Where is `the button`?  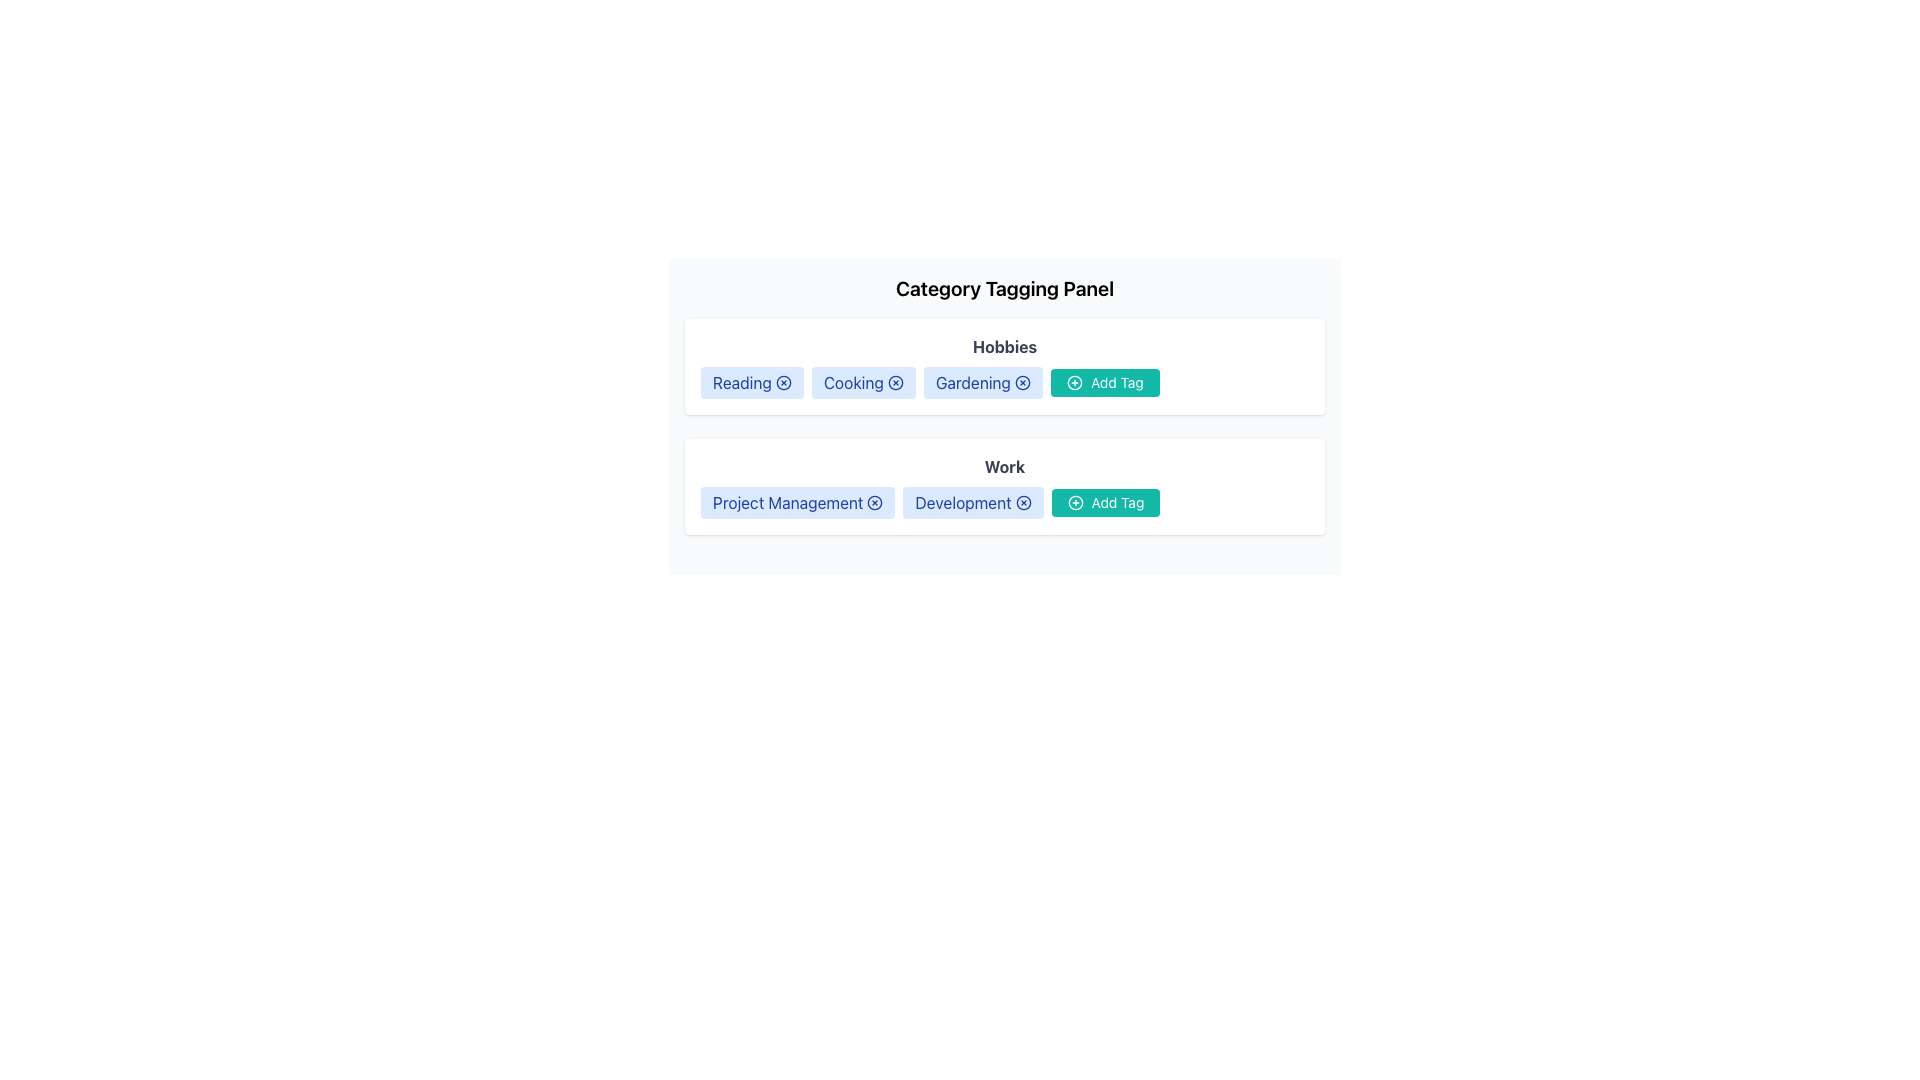
the button is located at coordinates (1104, 382).